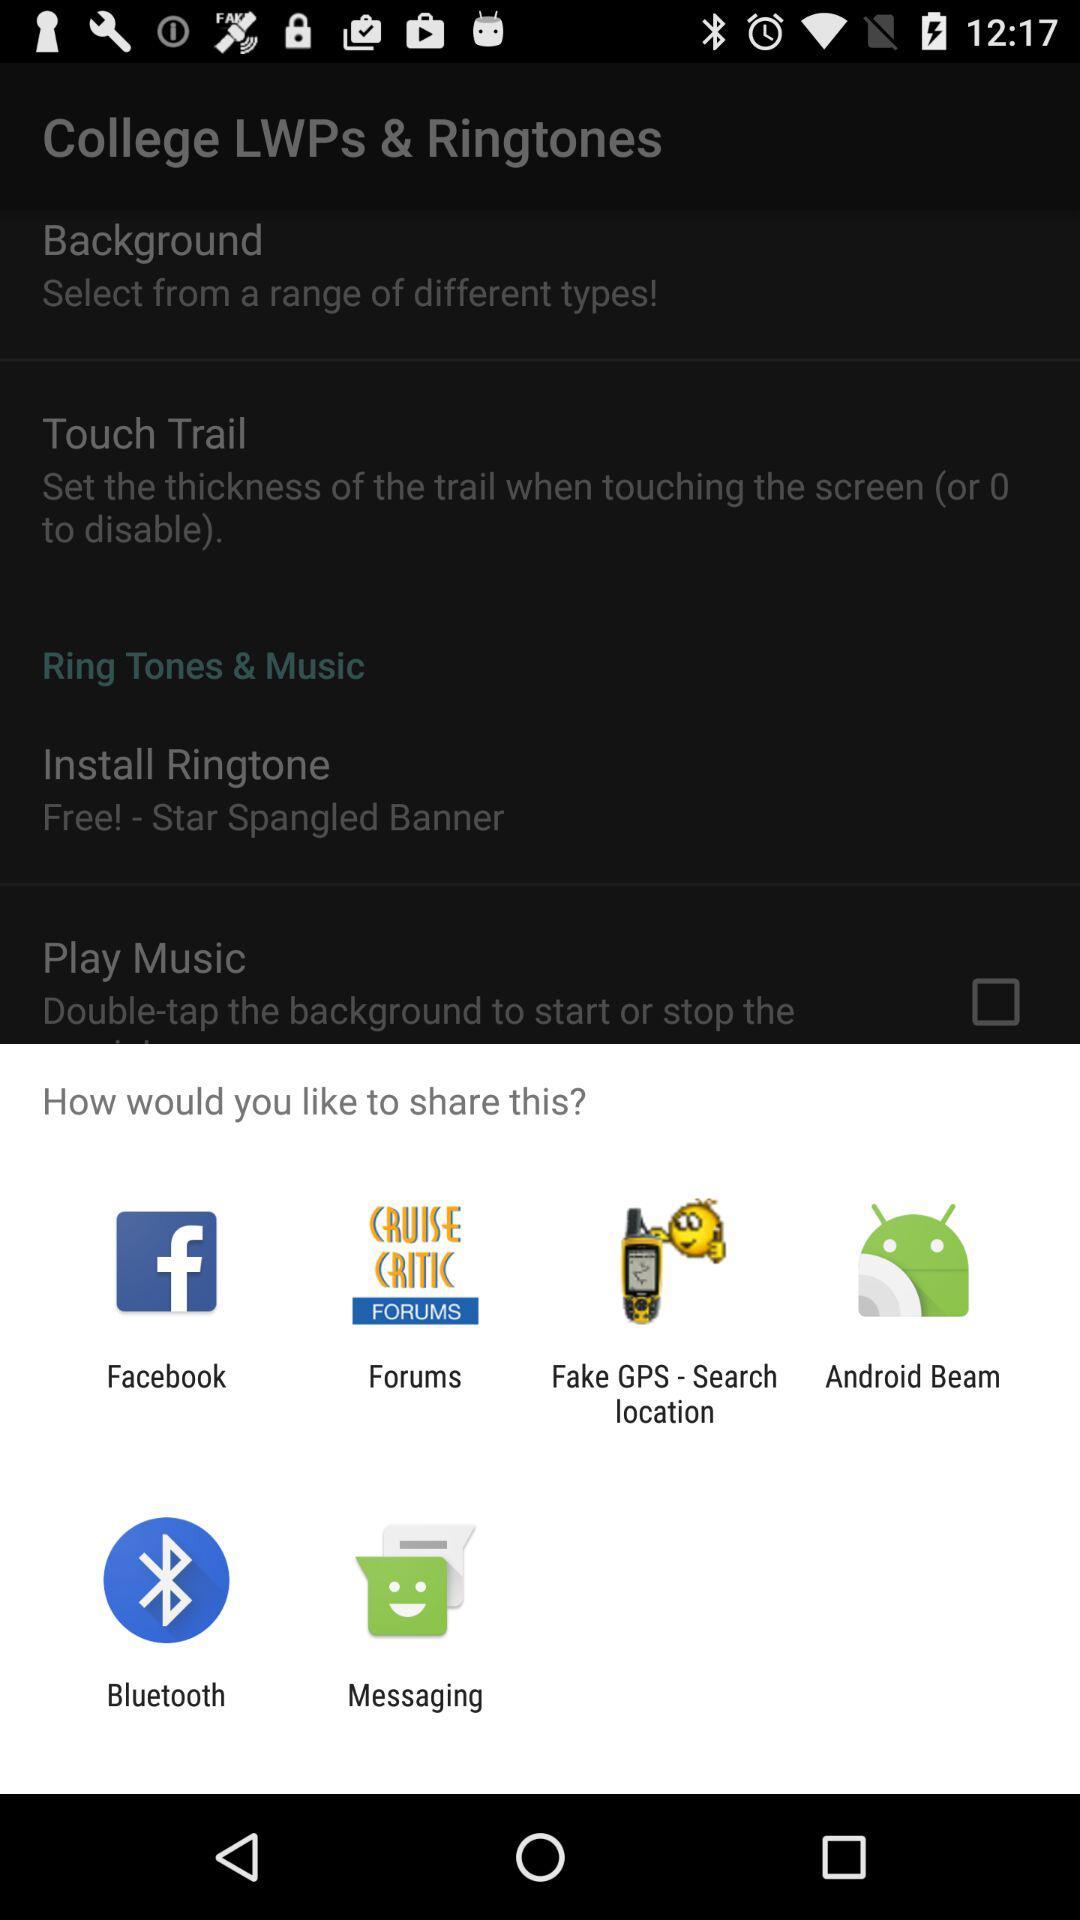 Image resolution: width=1080 pixels, height=1920 pixels. Describe the element at coordinates (414, 1711) in the screenshot. I see `messaging icon` at that location.